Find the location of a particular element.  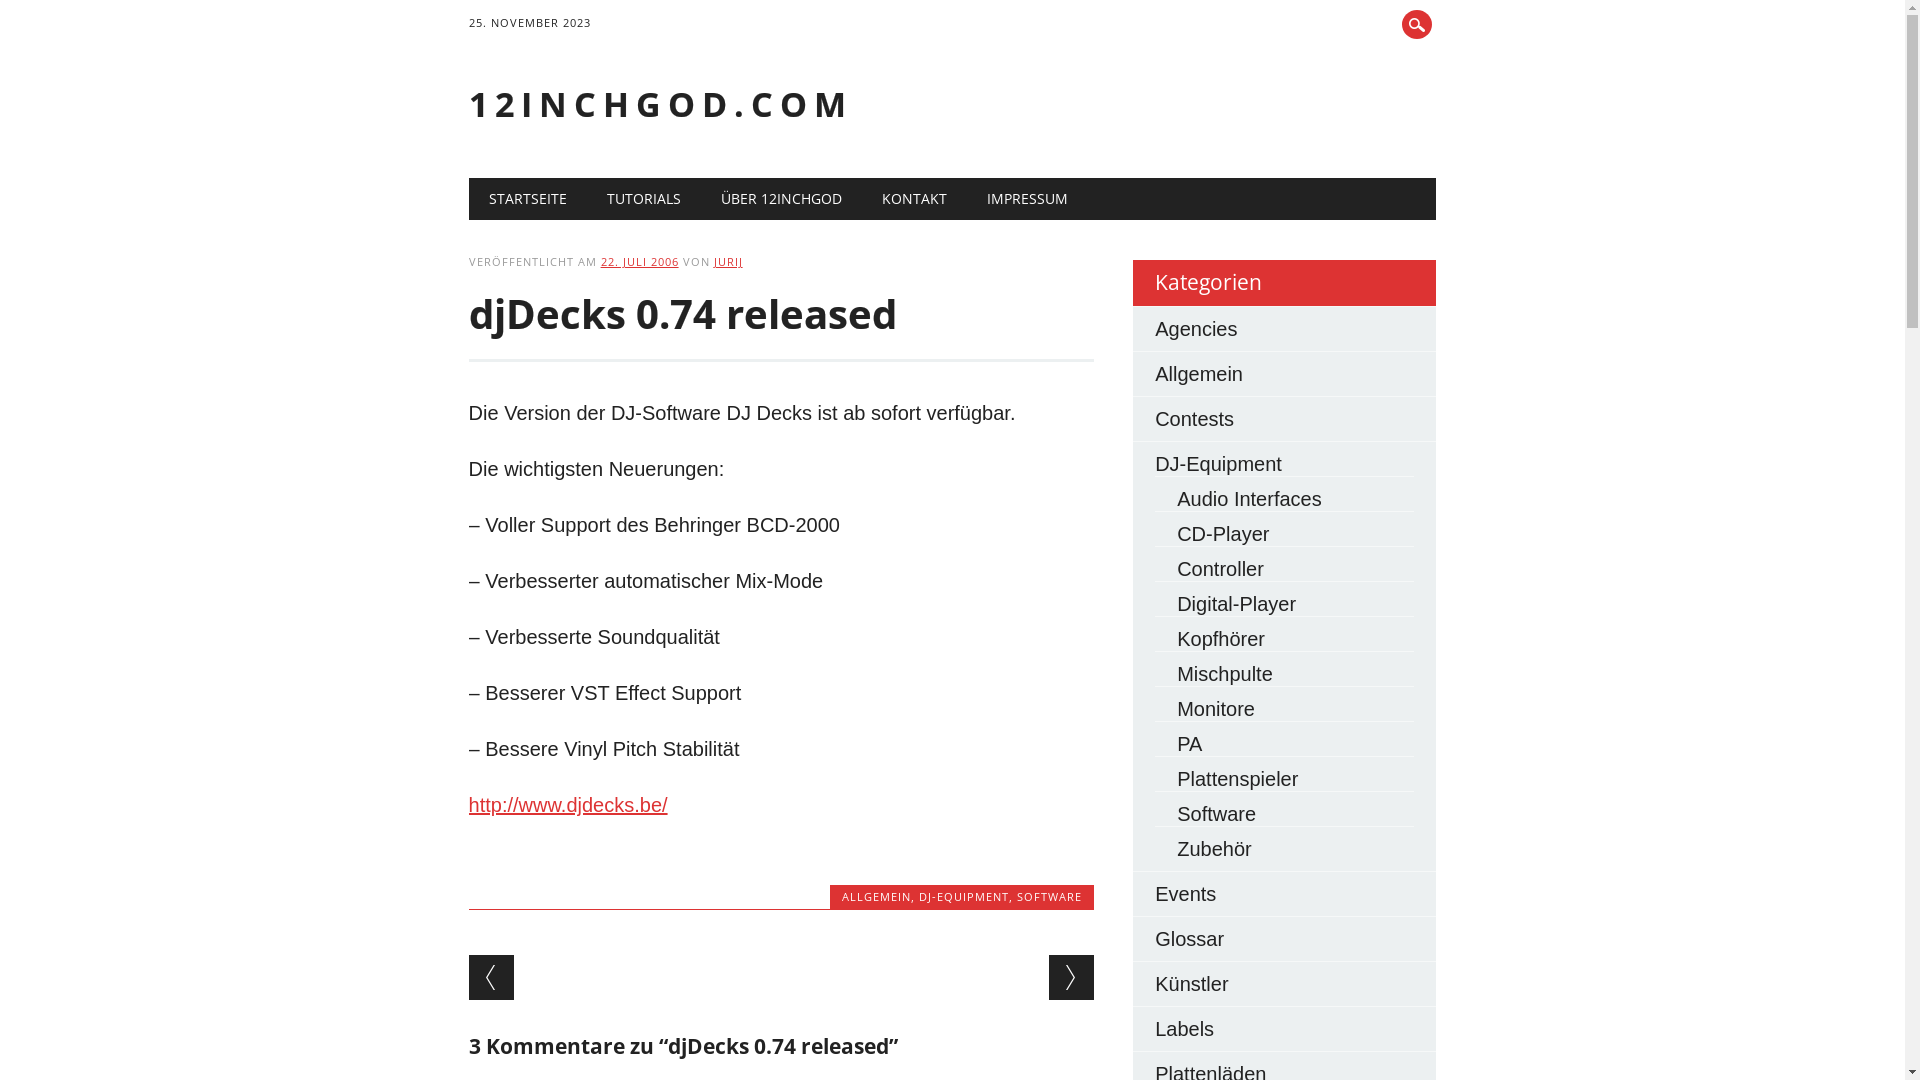

'Plattenspieler' is located at coordinates (1236, 778).